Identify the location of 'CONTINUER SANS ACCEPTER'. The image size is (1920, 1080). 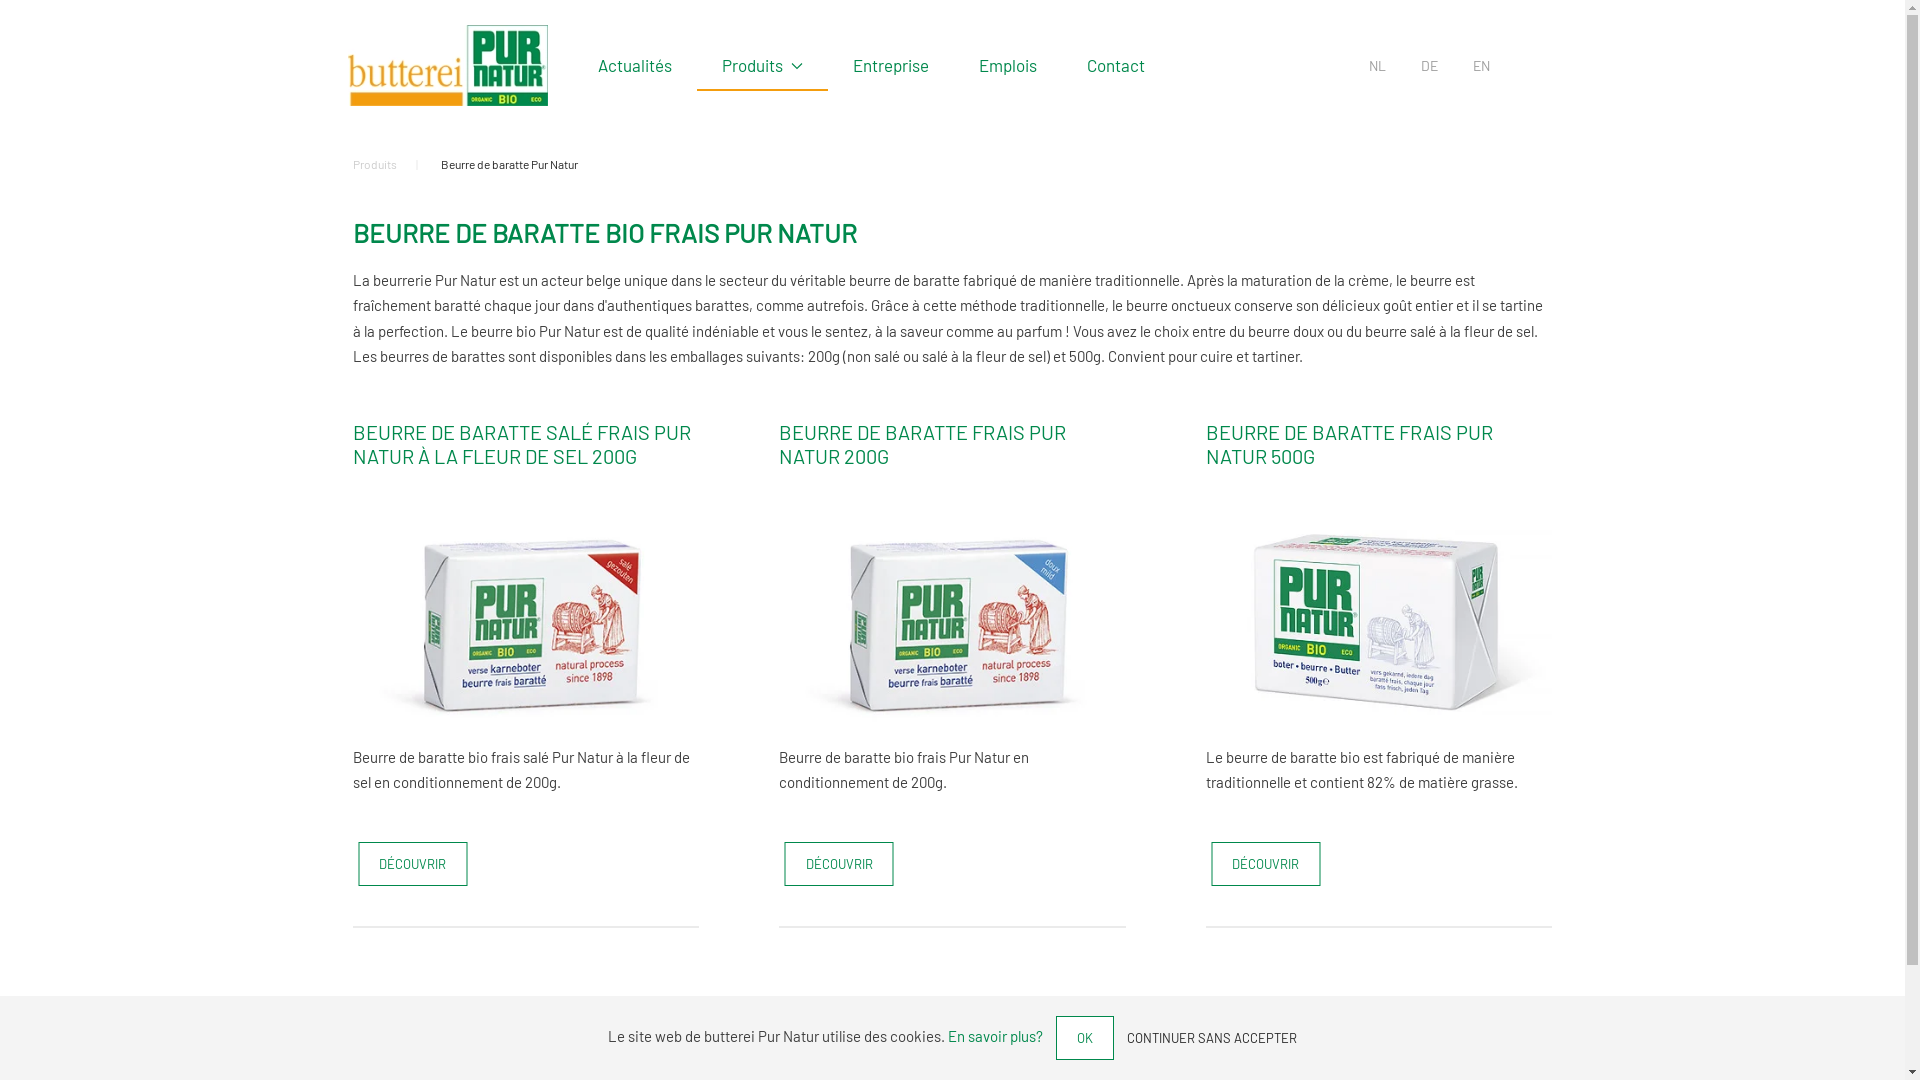
(1211, 1036).